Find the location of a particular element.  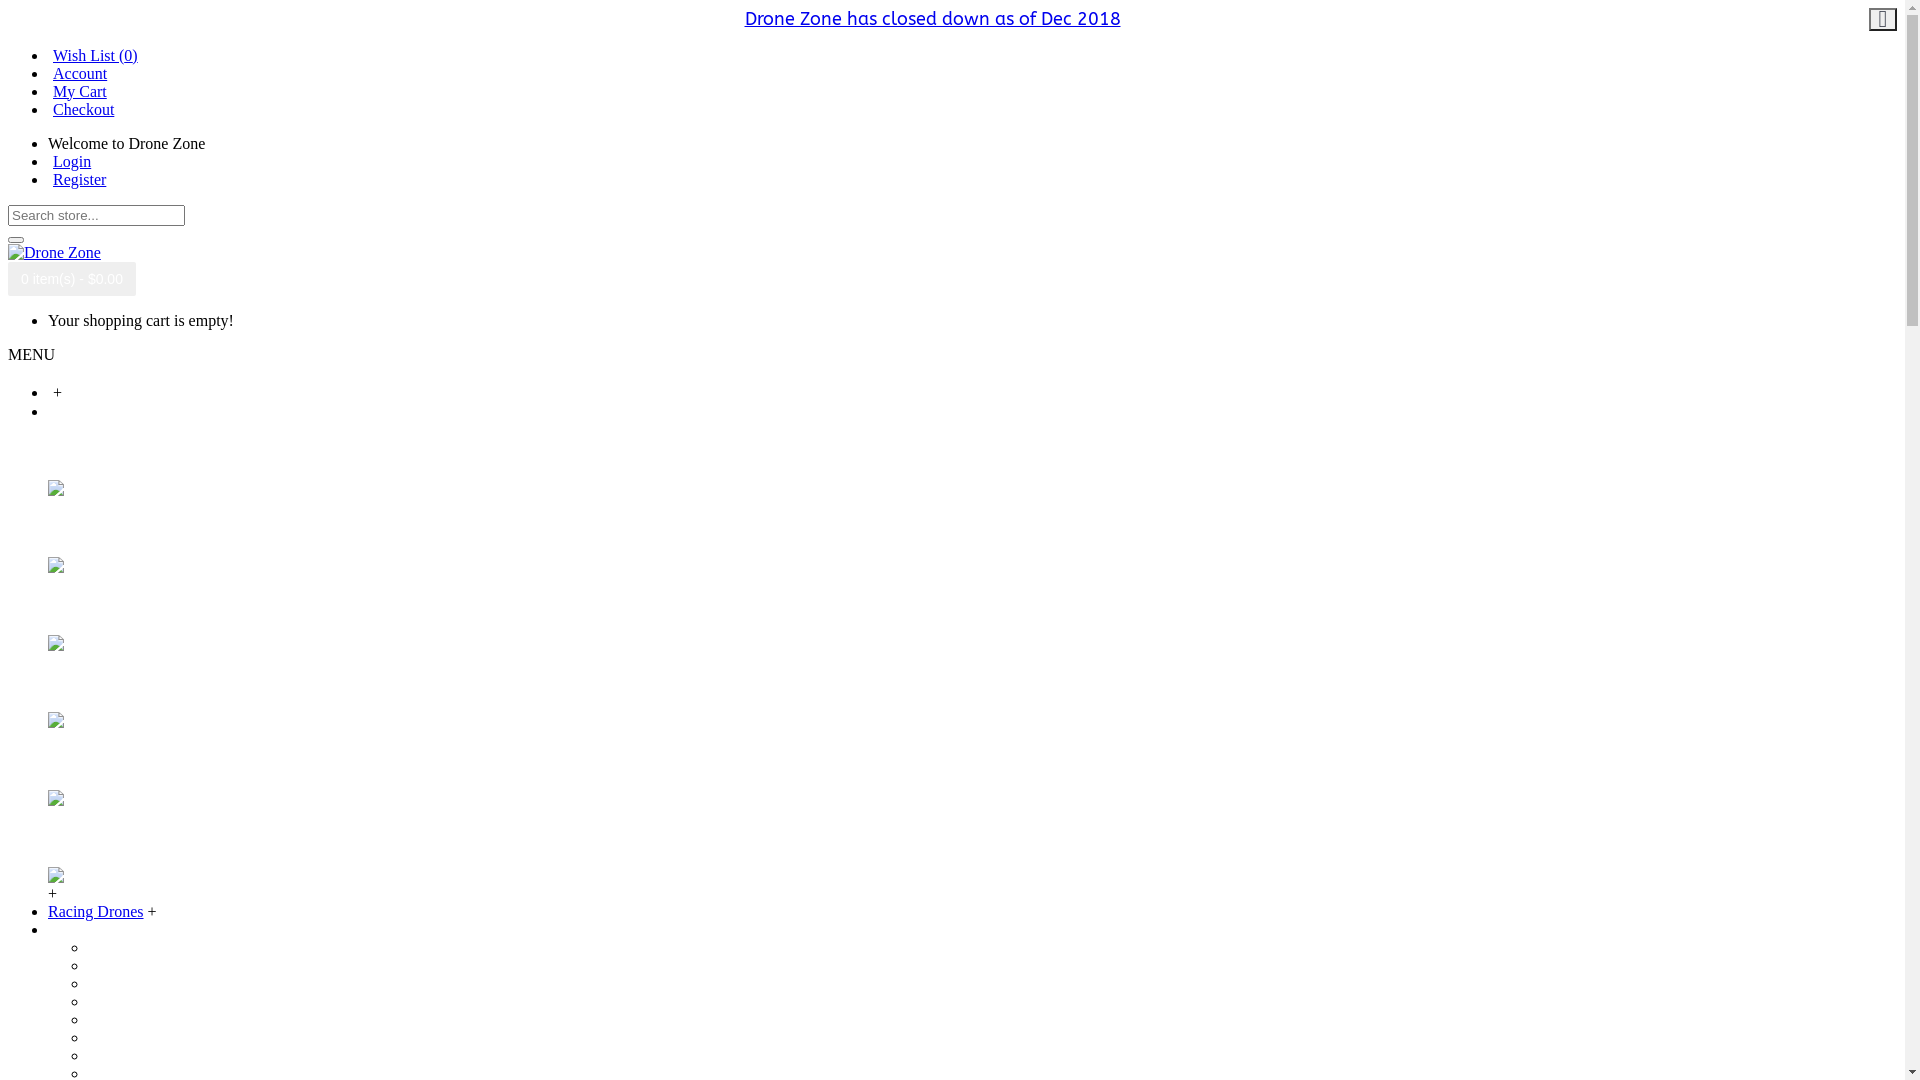

'DJI Spark' is located at coordinates (119, 946).